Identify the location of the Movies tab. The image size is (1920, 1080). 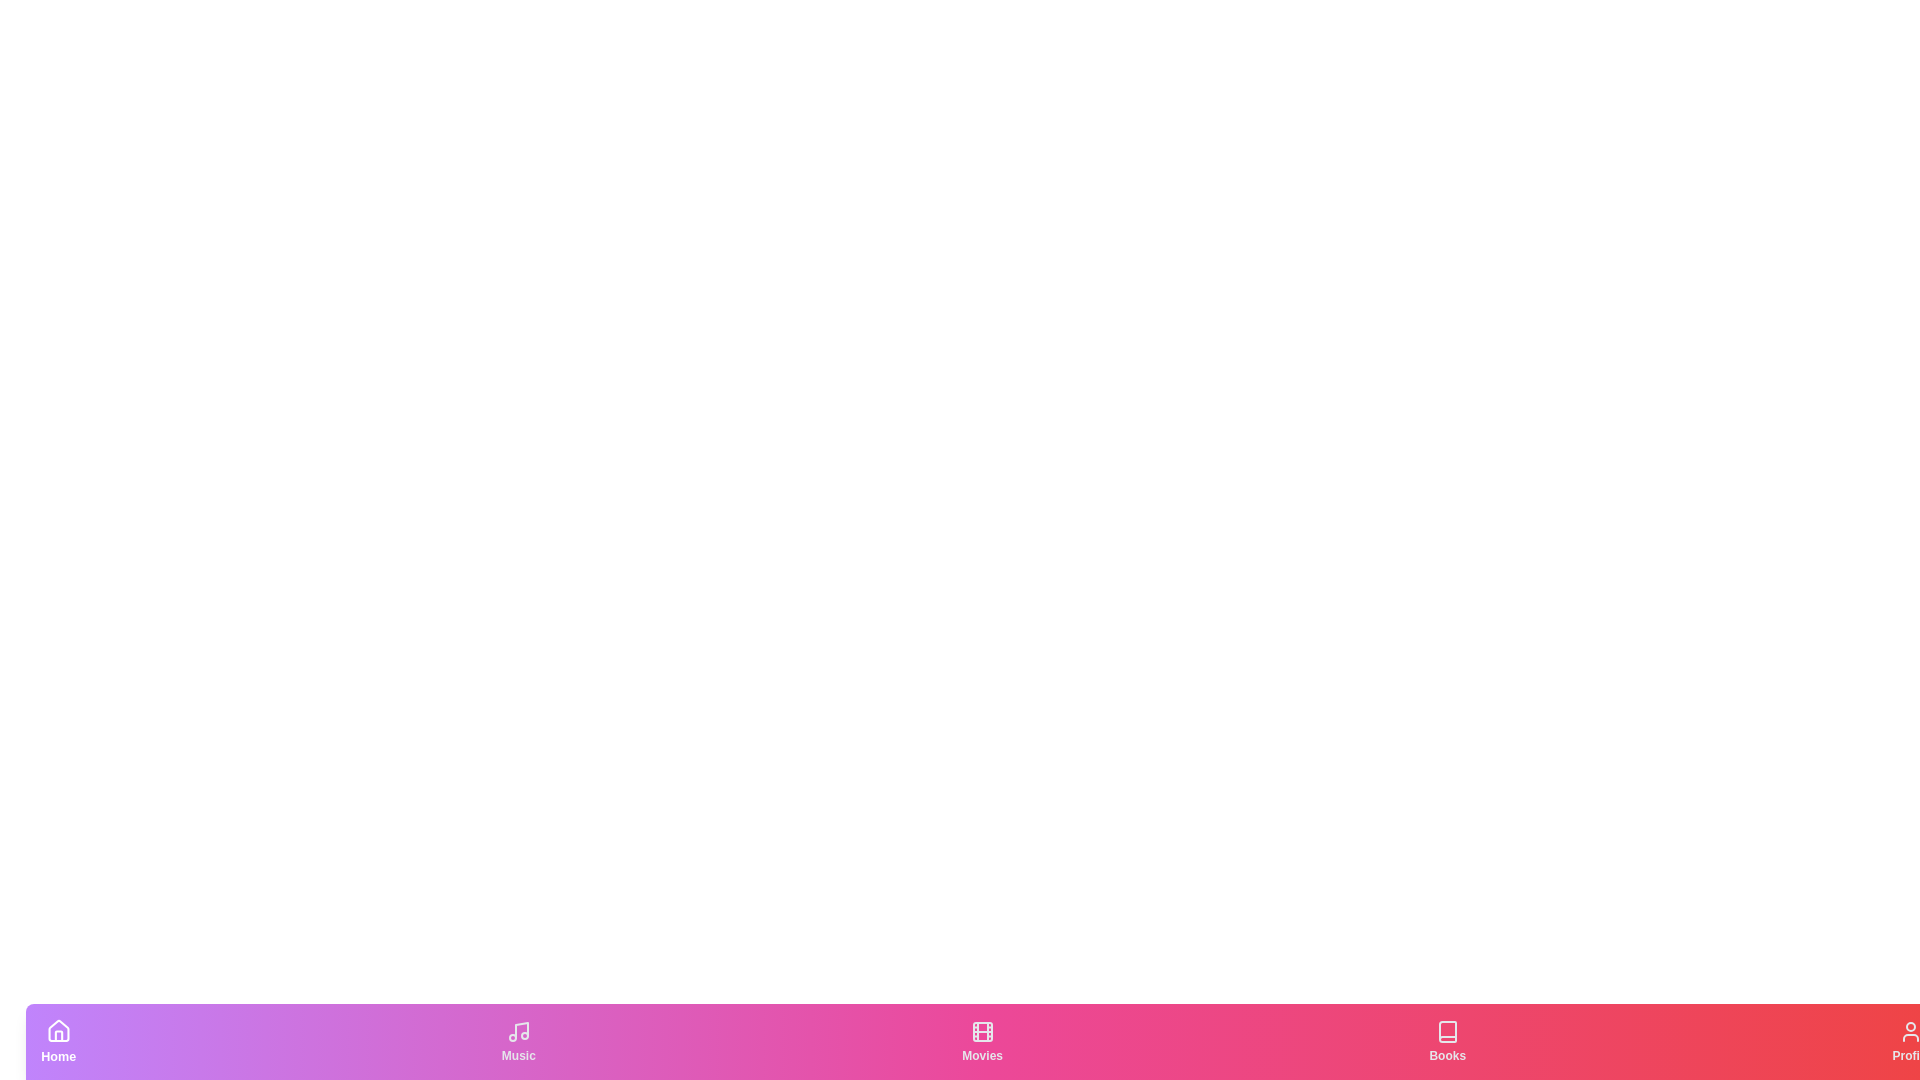
(982, 1040).